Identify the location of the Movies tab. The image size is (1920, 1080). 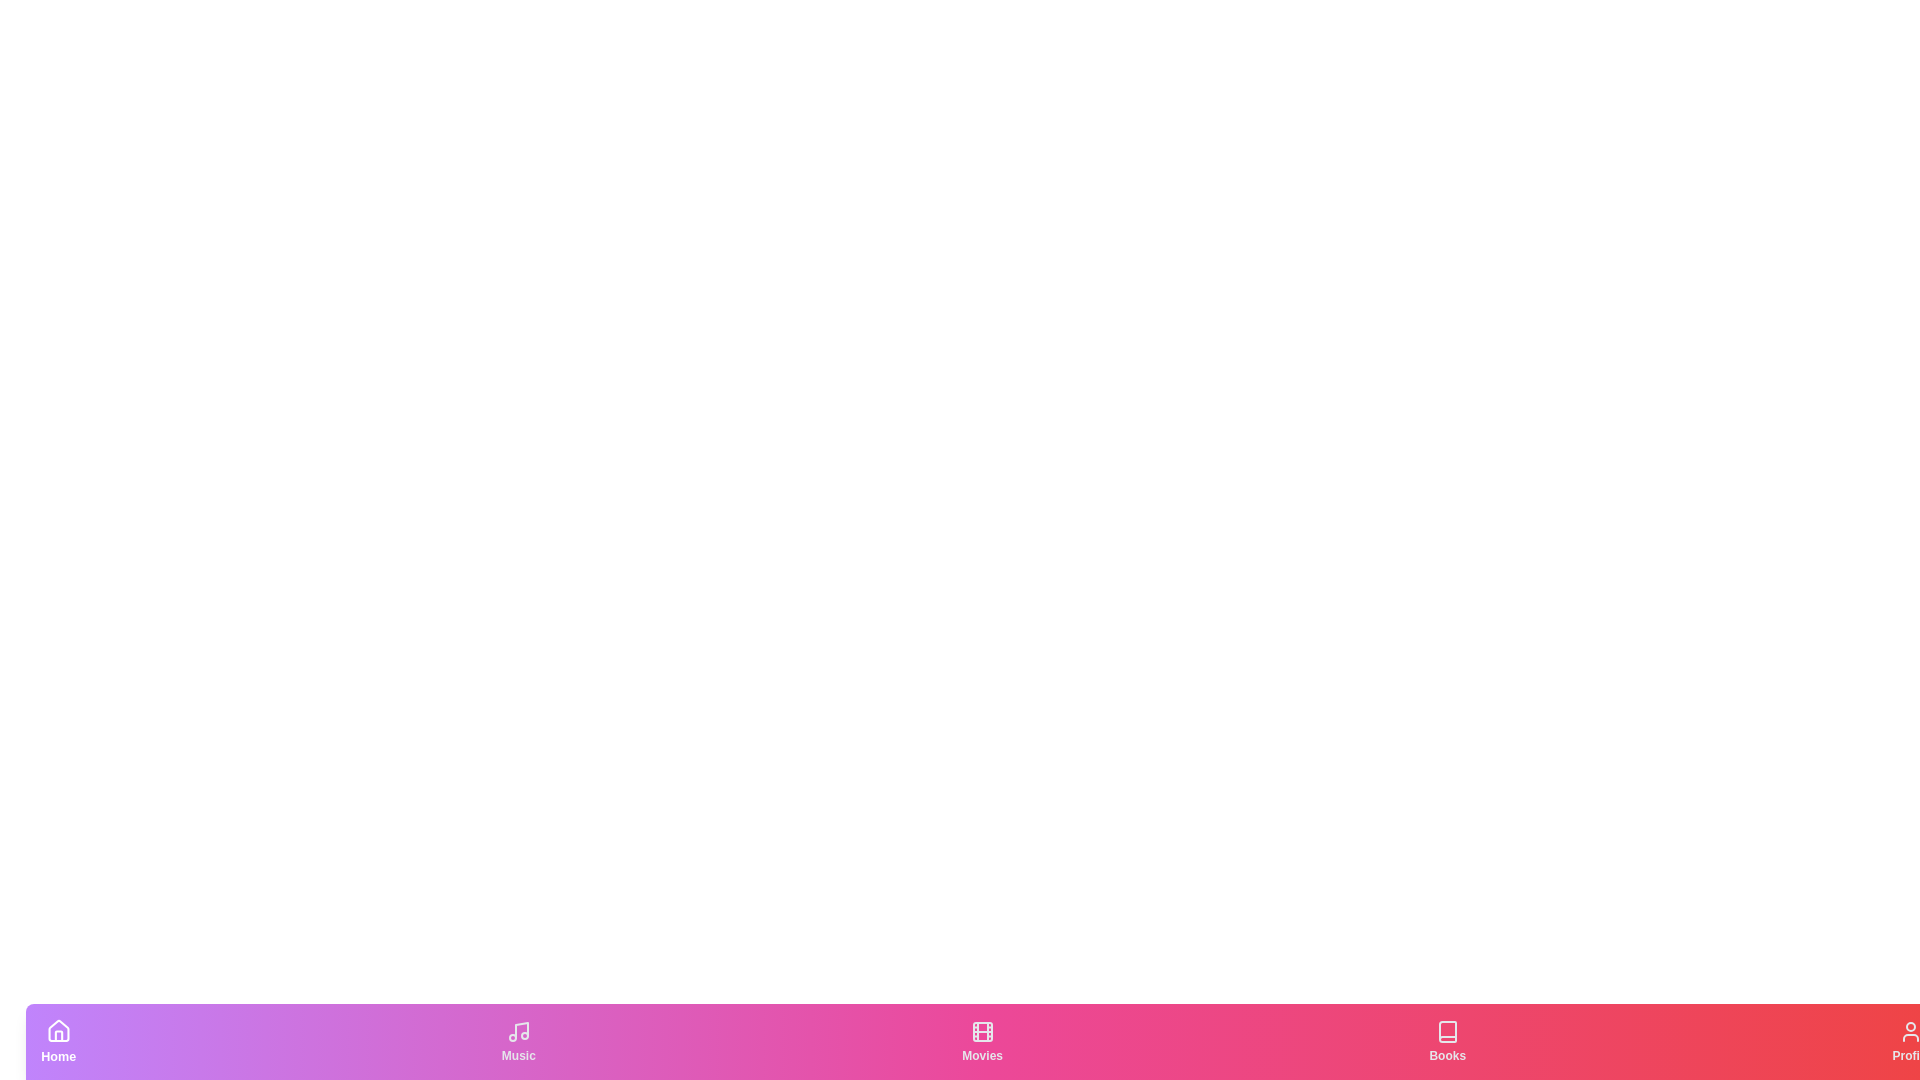
(982, 1040).